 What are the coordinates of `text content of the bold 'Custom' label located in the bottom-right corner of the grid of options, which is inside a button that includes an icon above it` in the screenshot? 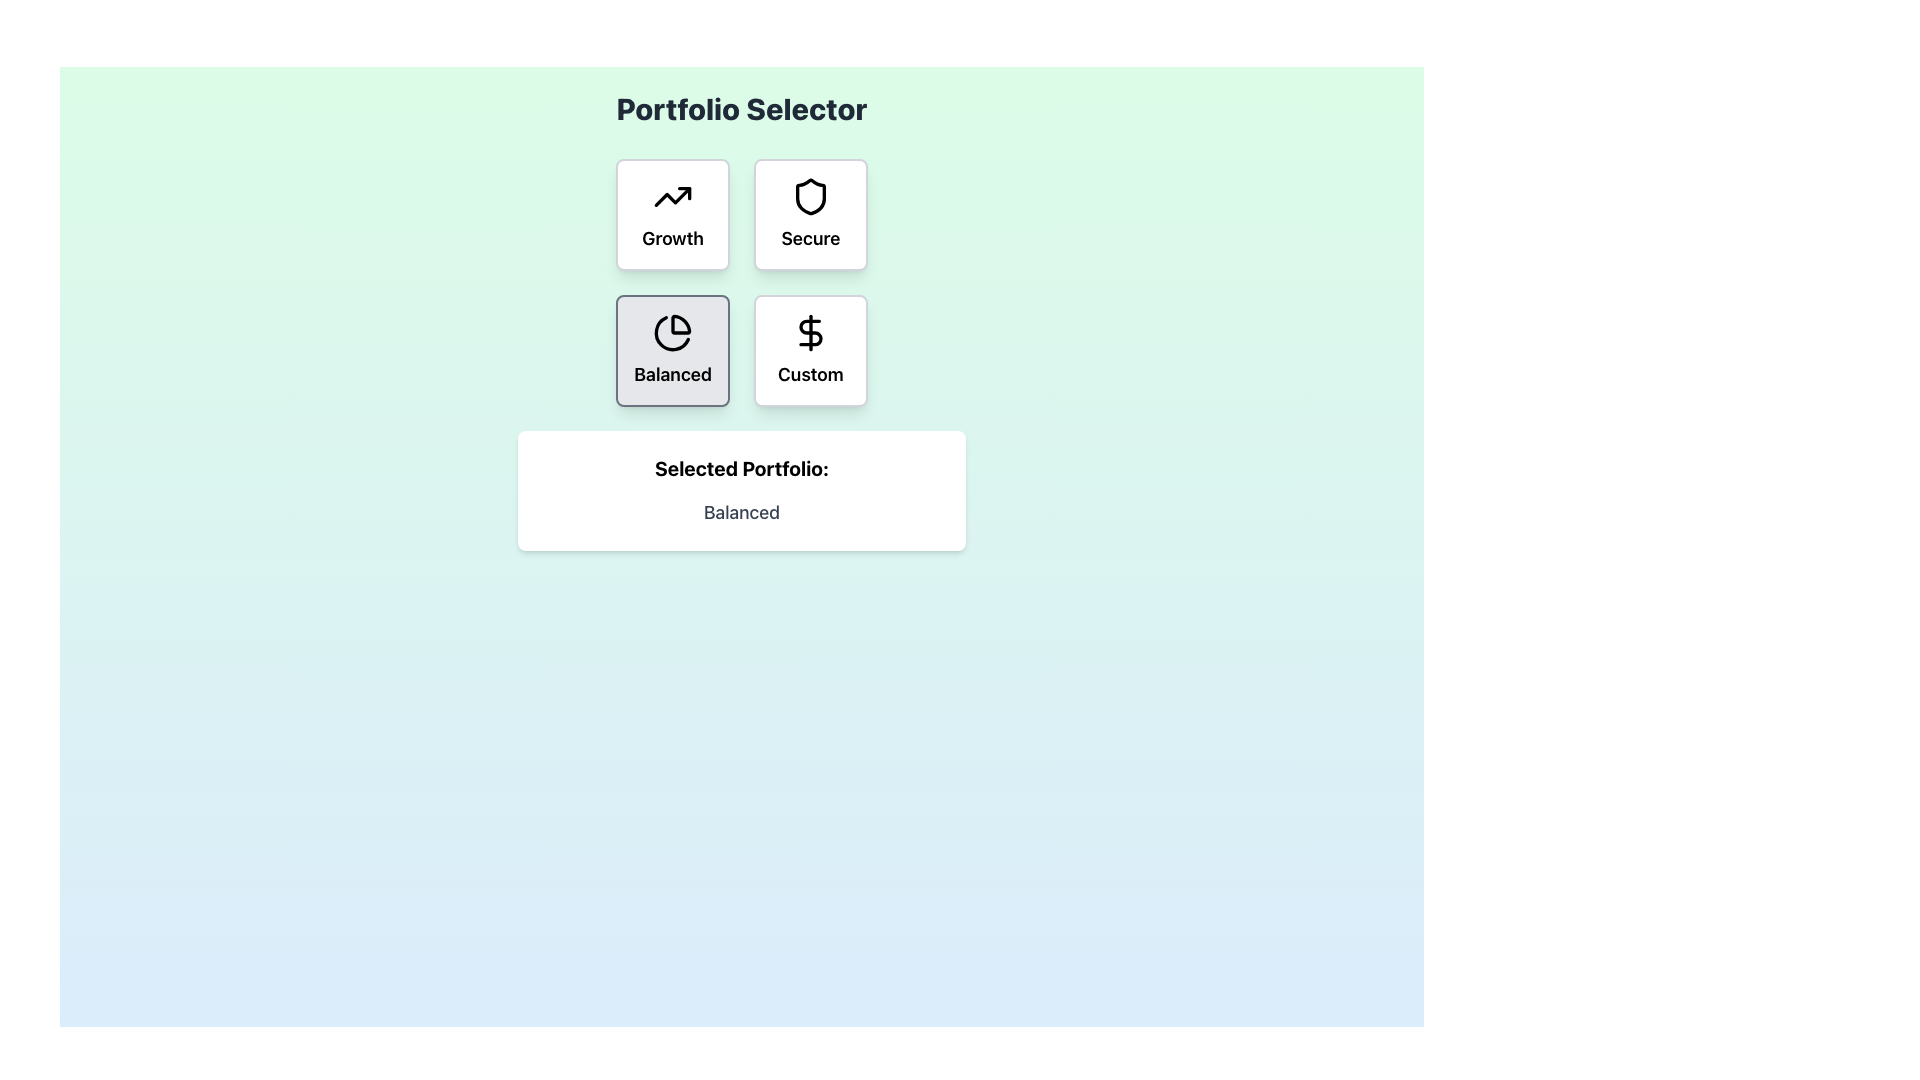 It's located at (810, 374).